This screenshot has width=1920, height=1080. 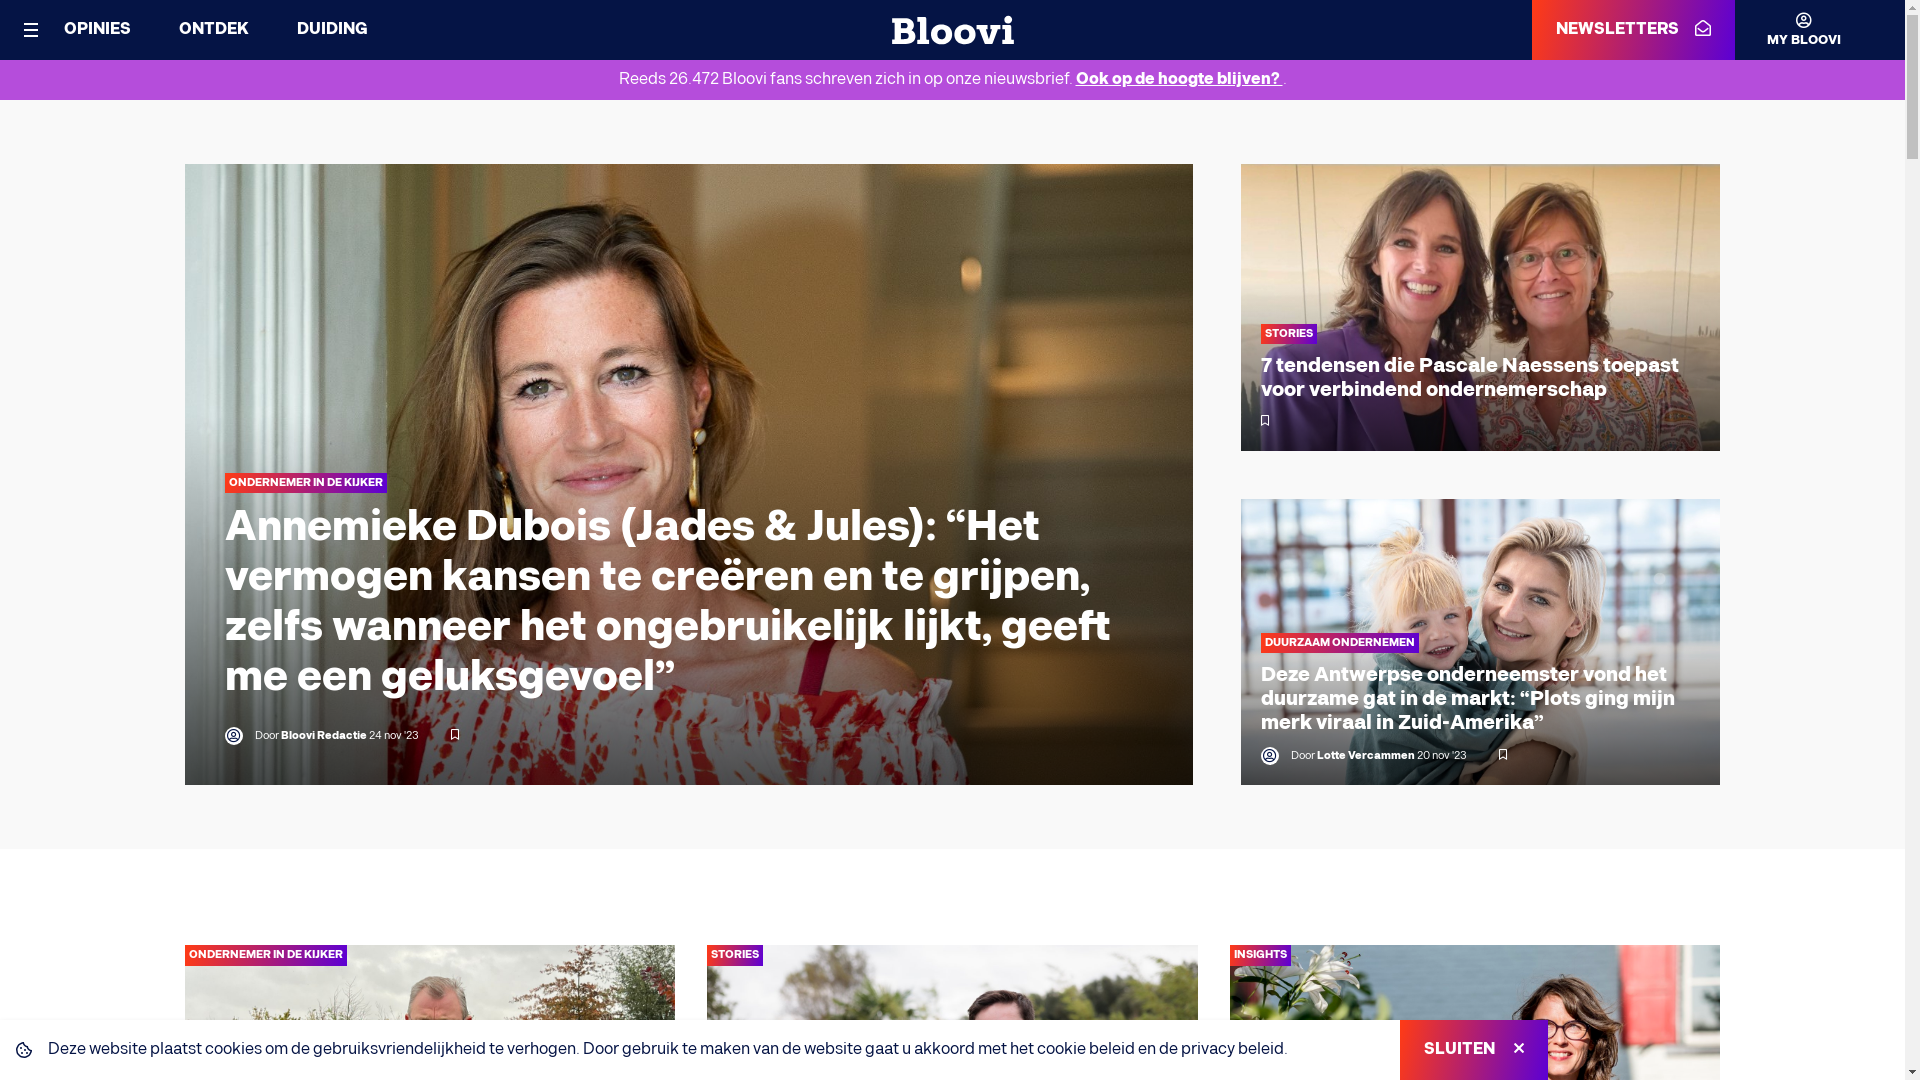 What do you see at coordinates (1179, 78) in the screenshot?
I see `'Ook op de hoogte blijven?'` at bounding box center [1179, 78].